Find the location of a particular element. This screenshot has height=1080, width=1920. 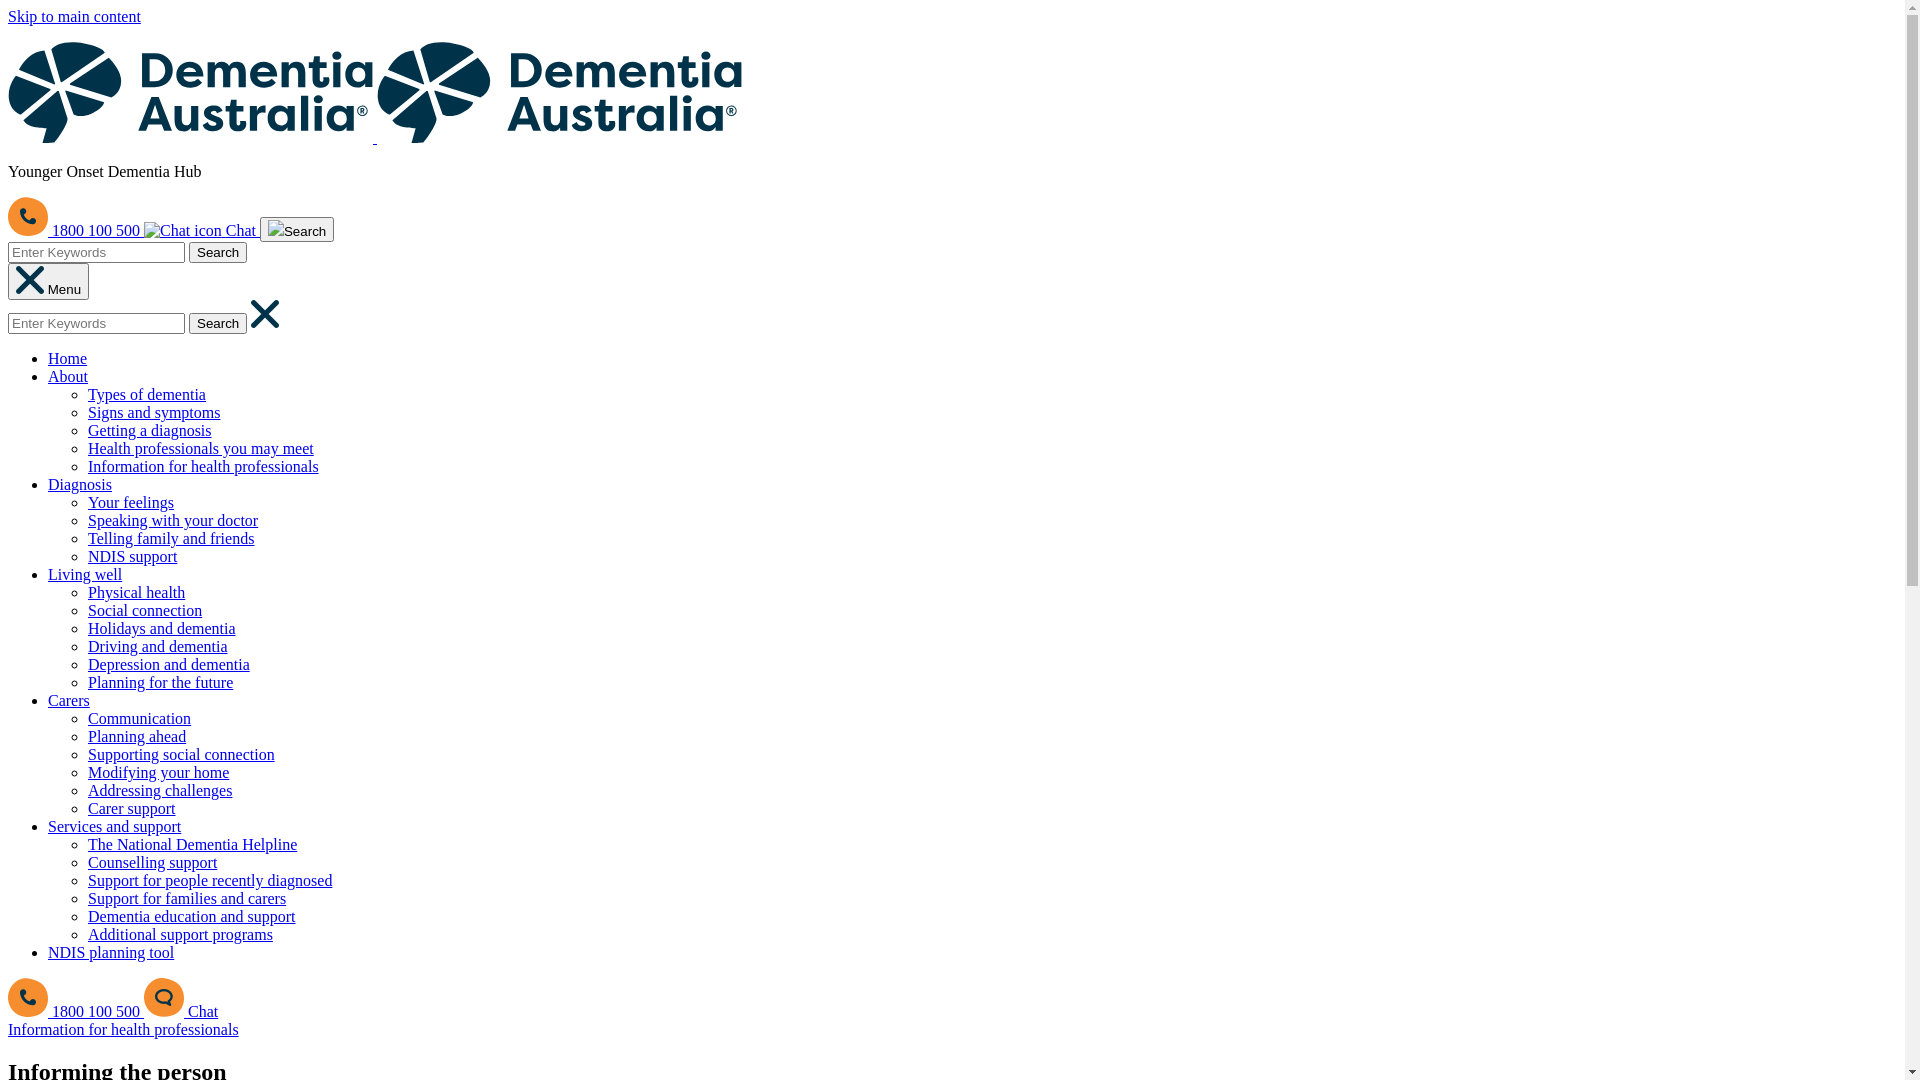

'Health professionals you may meet' is located at coordinates (201, 447).